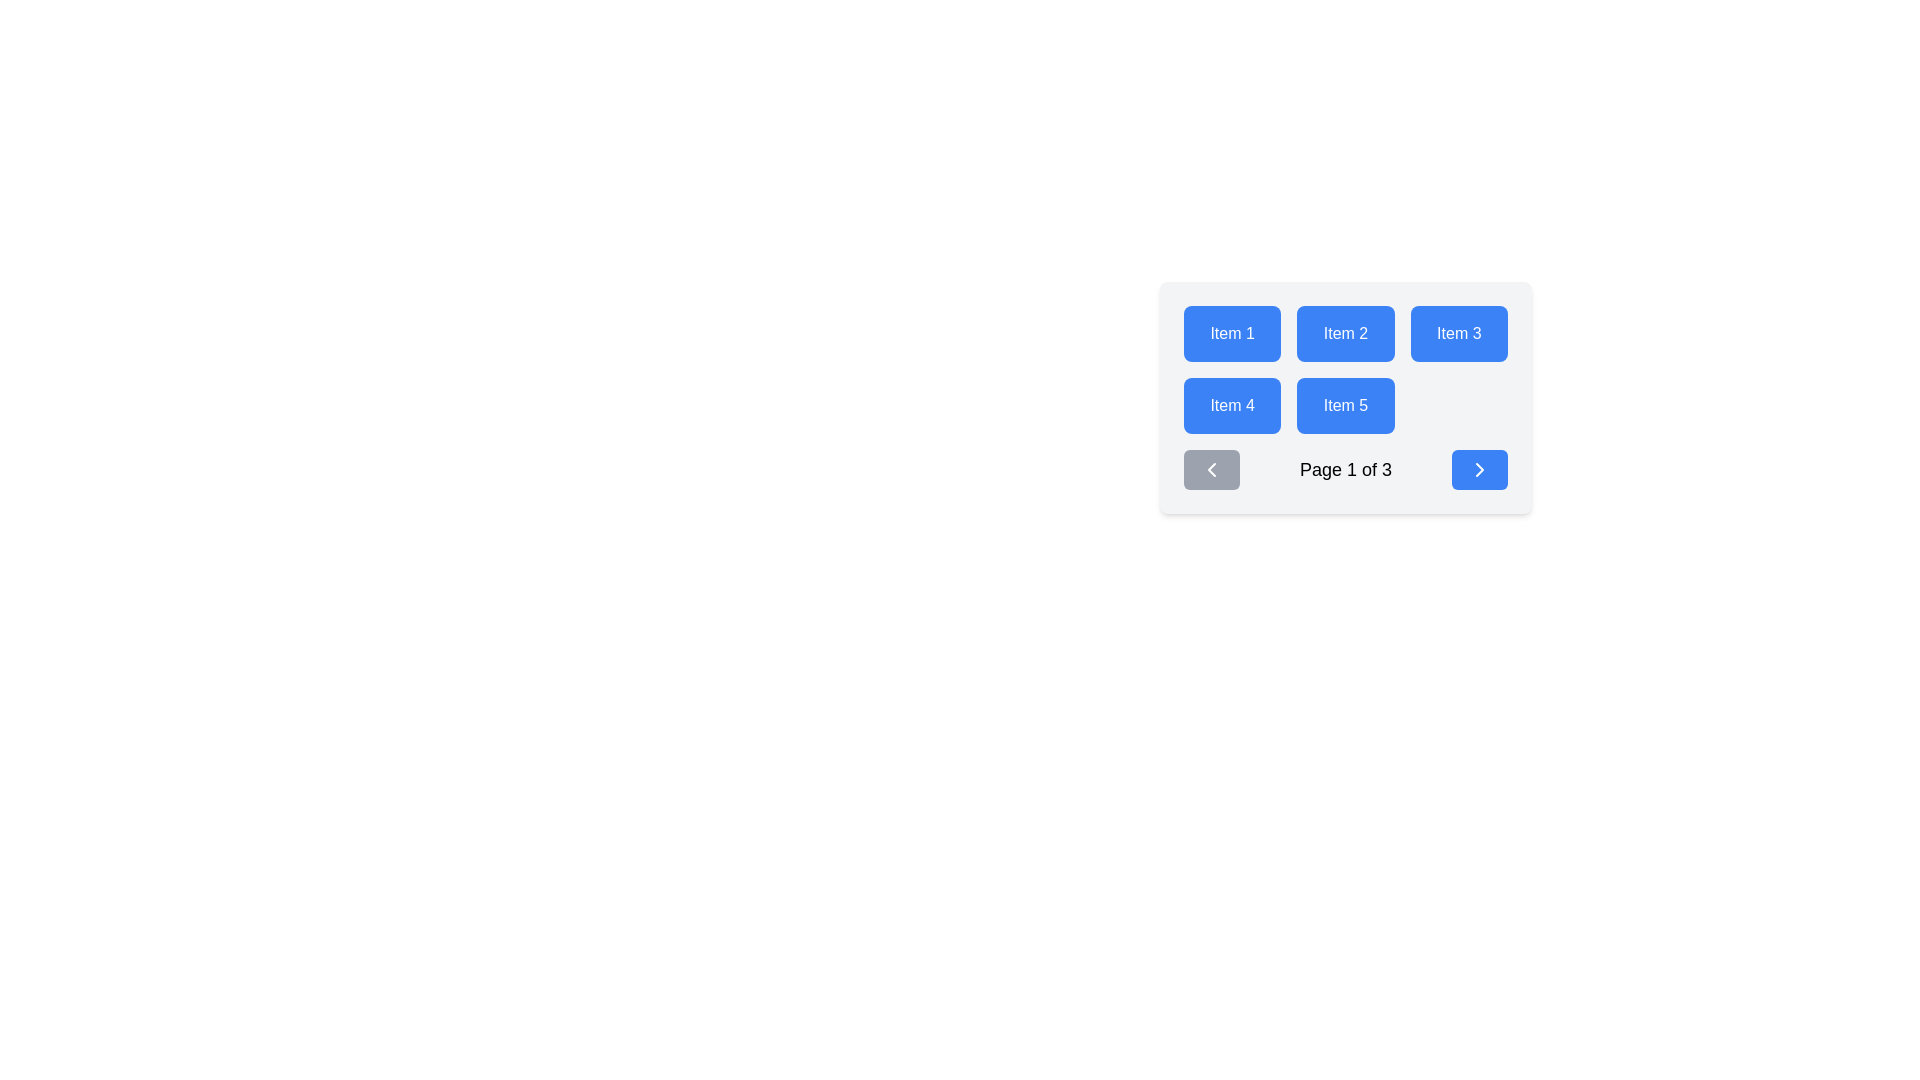 The image size is (1920, 1080). Describe the element at coordinates (1210, 470) in the screenshot. I see `the inactive pagination control button located to the left of 'Page 1 of 3' in the pagination area below the grid of items labeled 'Item 1' to 'Item 5'` at that location.